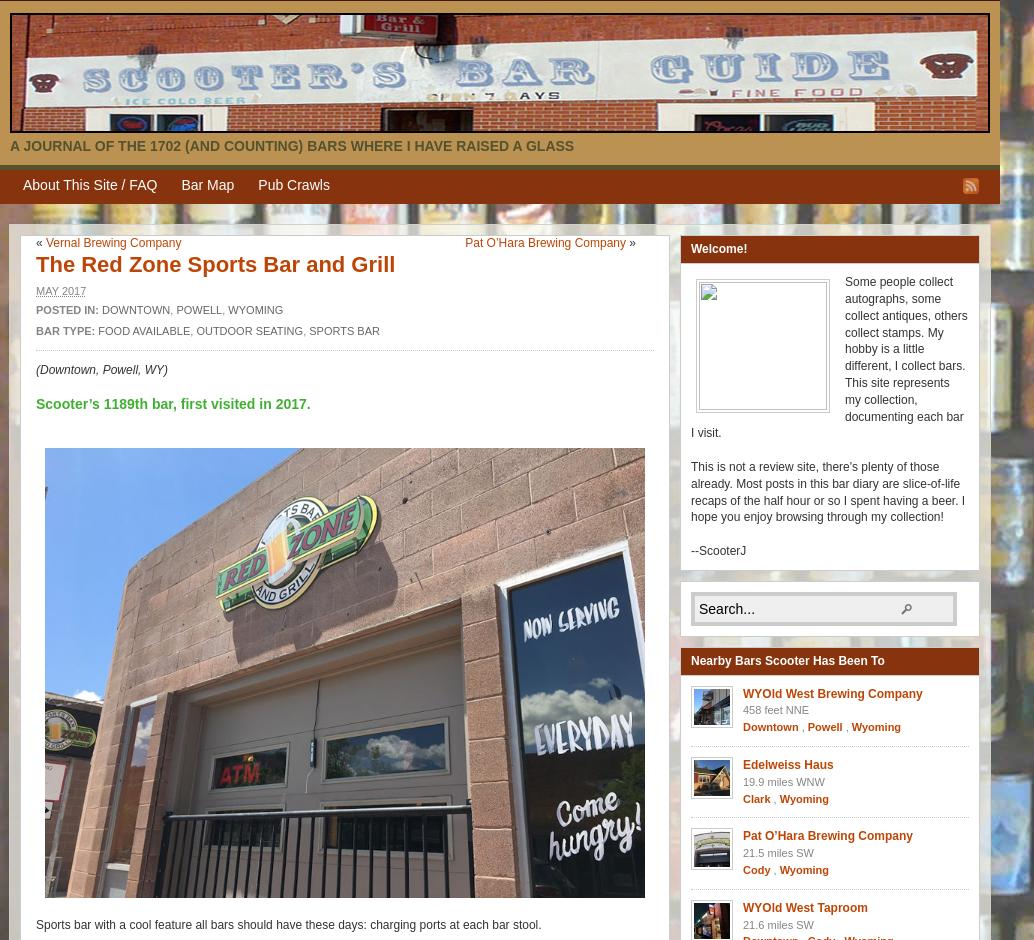 Image resolution: width=1034 pixels, height=940 pixels. Describe the element at coordinates (249, 330) in the screenshot. I see `'Outdoor seating'` at that location.